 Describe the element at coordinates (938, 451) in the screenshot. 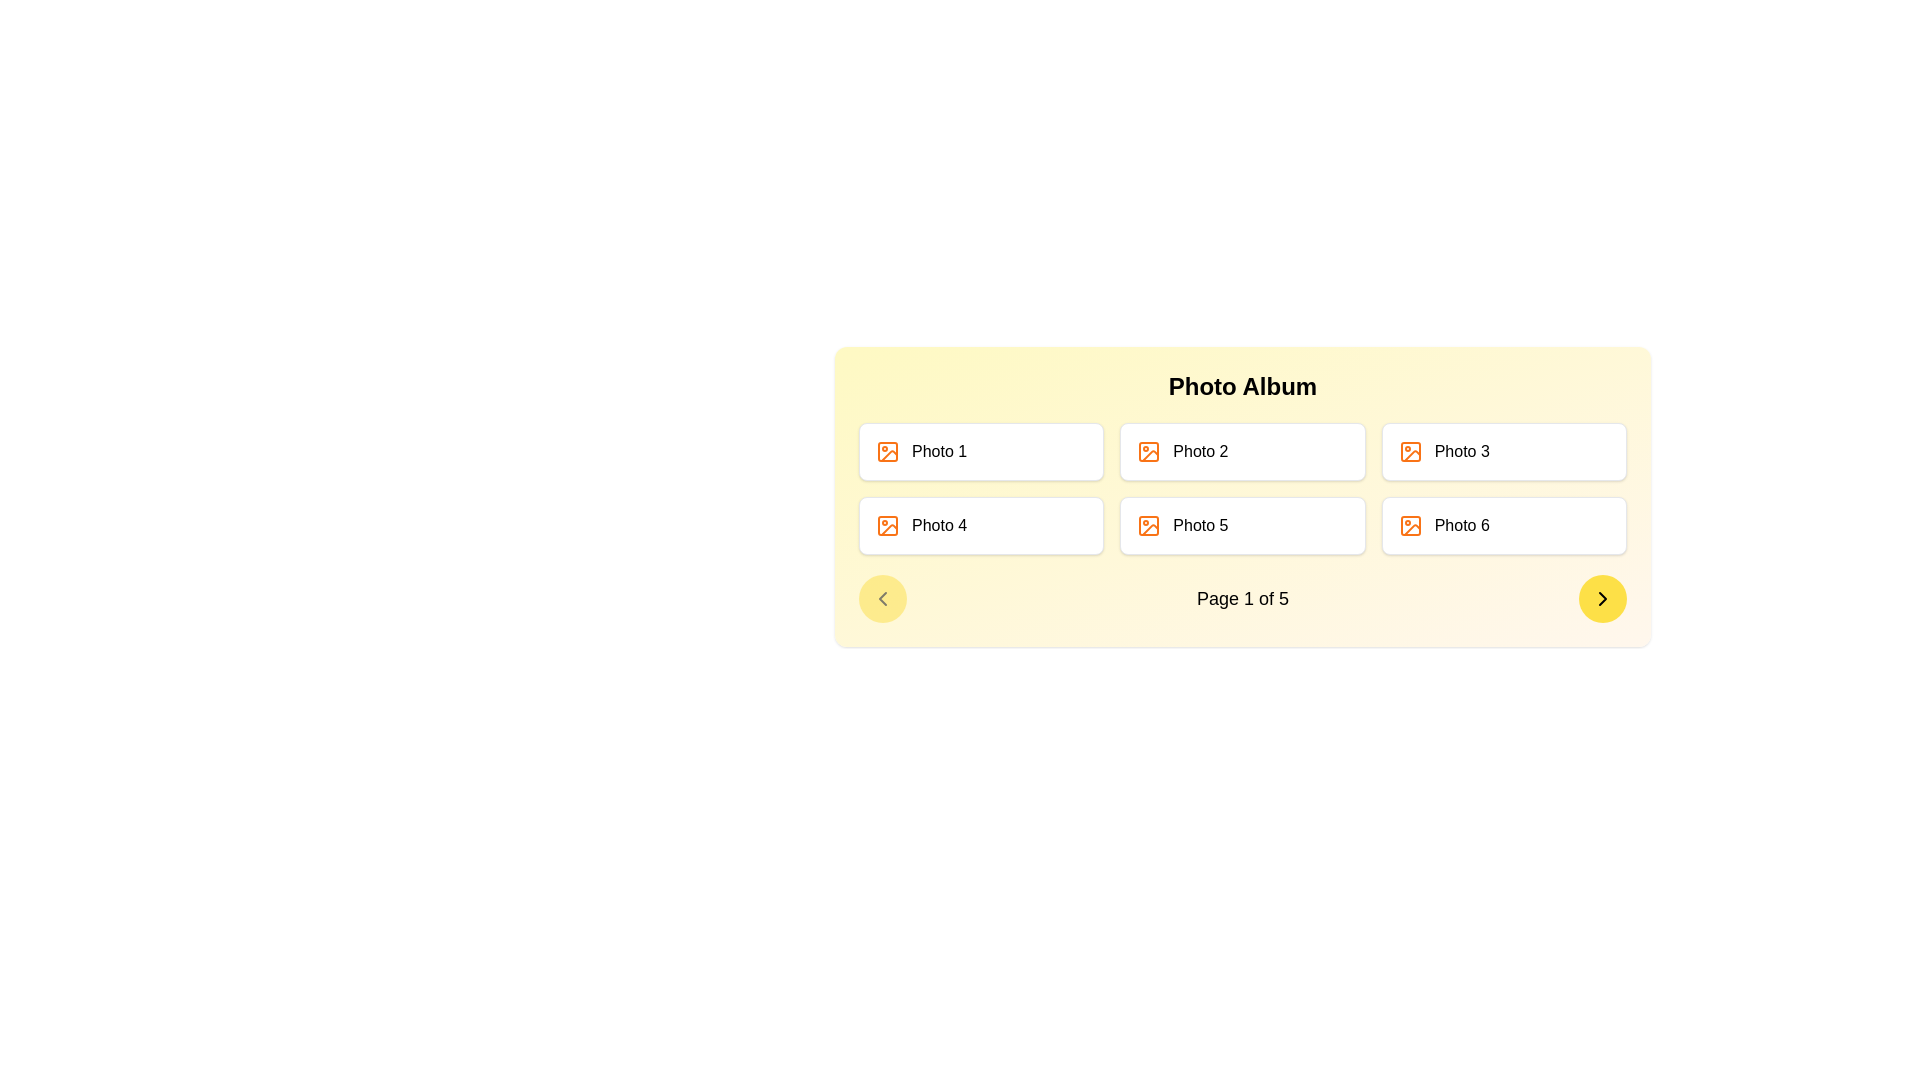

I see `the text label that identifies the associated photo entry in the album, located in the first row's first column of a grid layout` at that location.